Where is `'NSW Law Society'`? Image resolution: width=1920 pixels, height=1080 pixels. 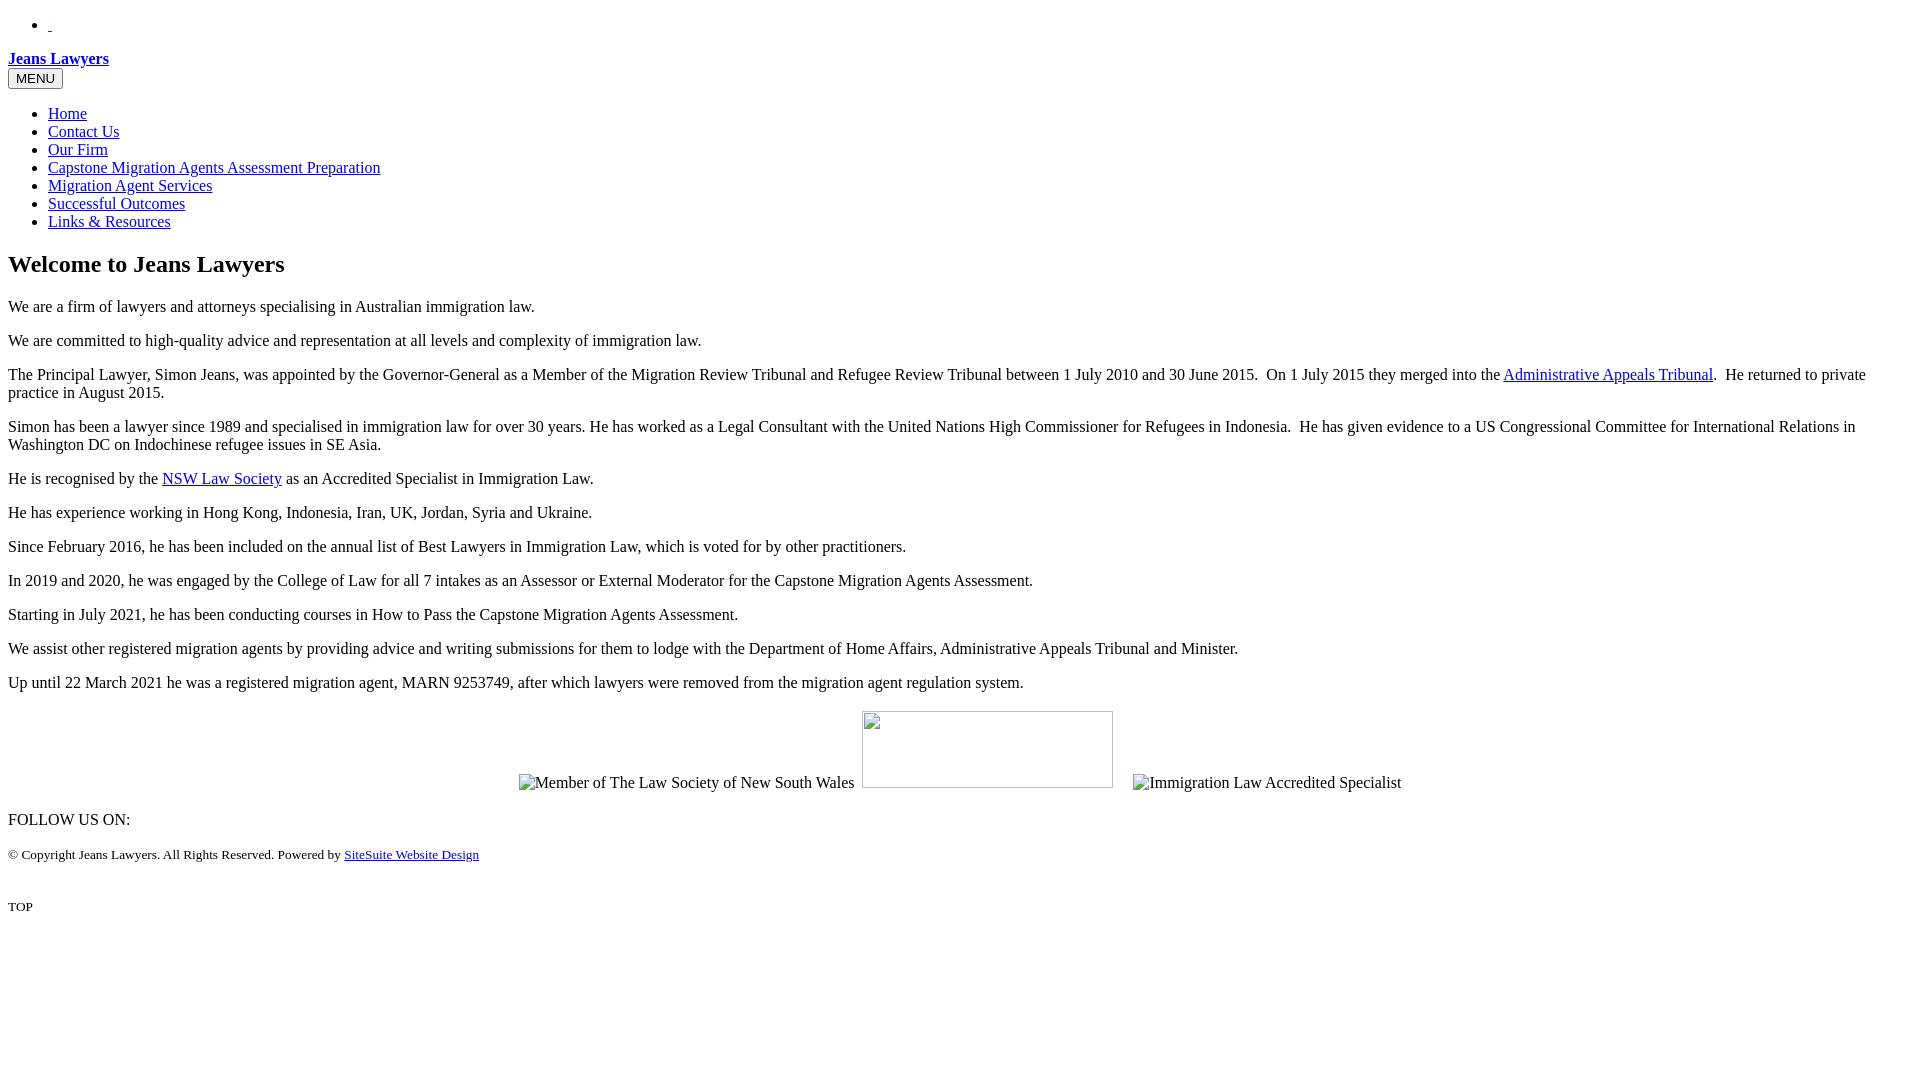 'NSW Law Society' is located at coordinates (221, 478).